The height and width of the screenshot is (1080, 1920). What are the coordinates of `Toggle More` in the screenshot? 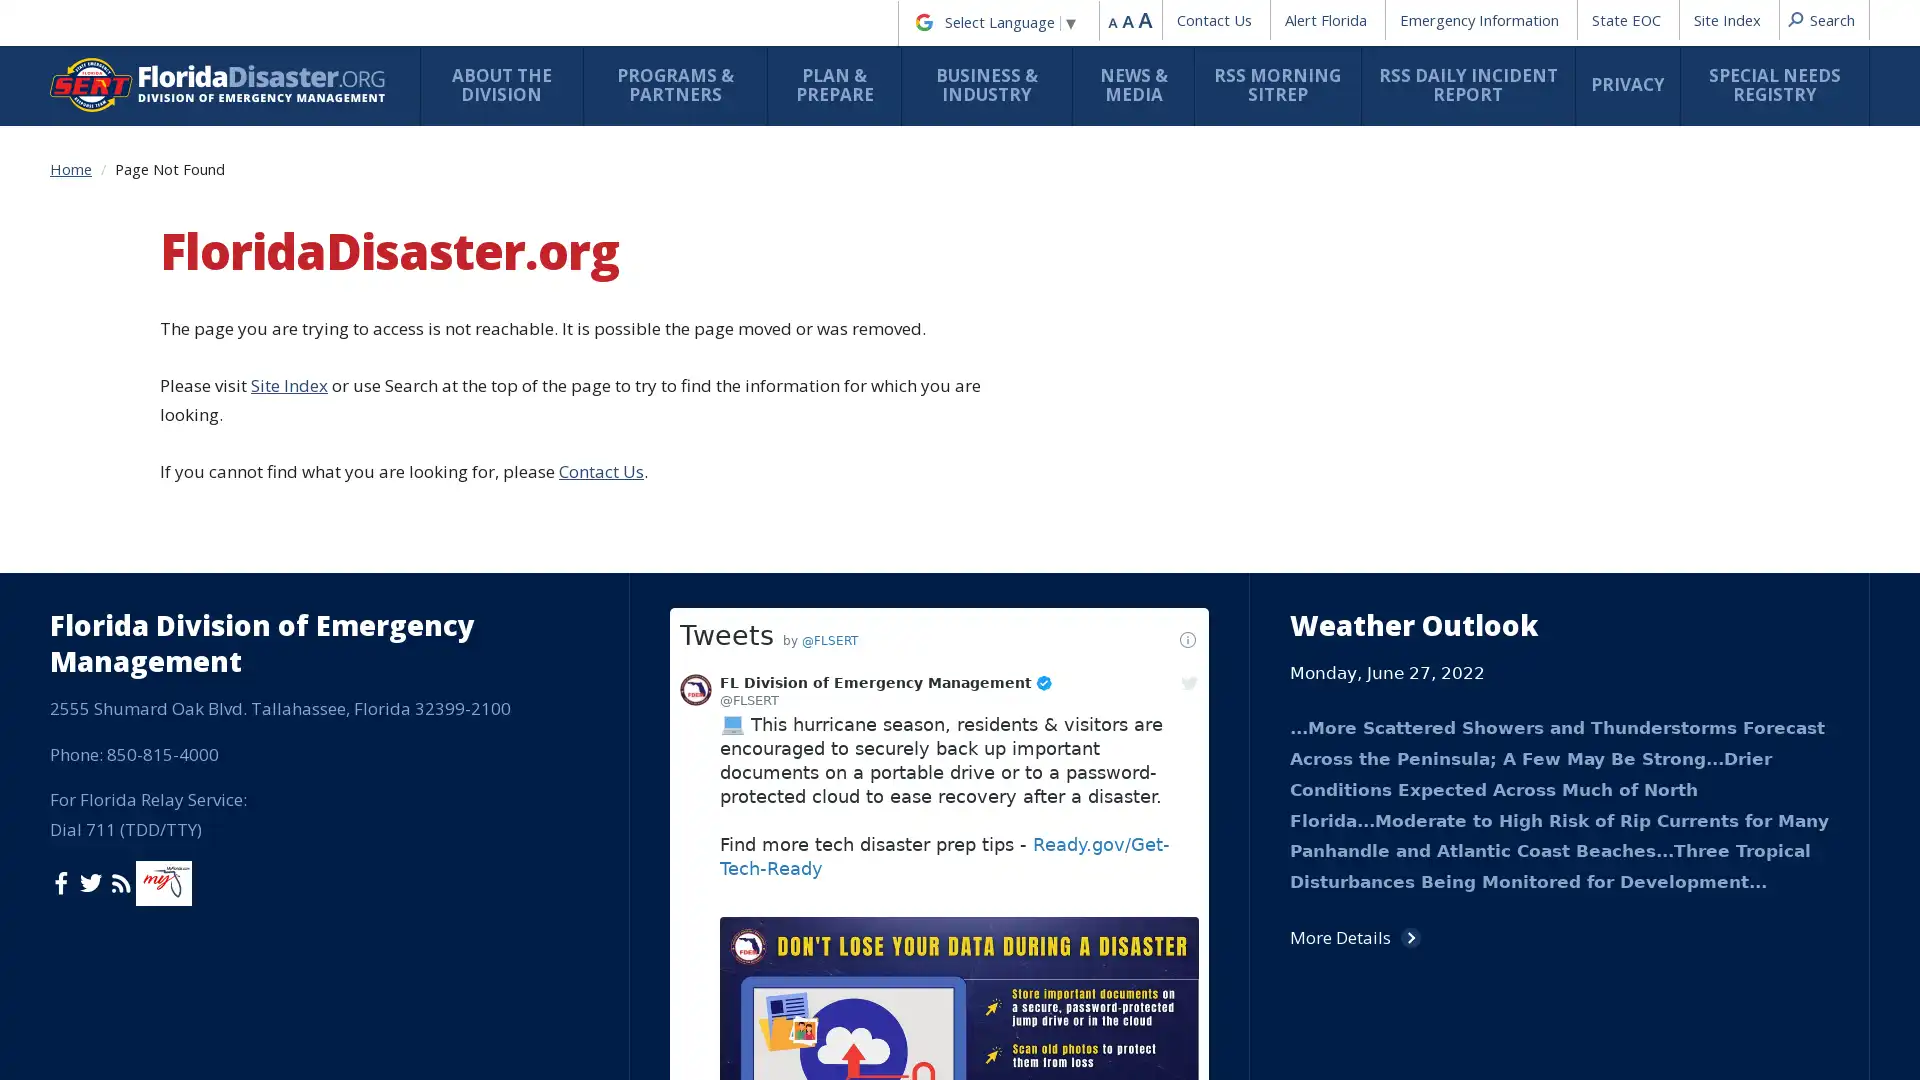 It's located at (801, 381).